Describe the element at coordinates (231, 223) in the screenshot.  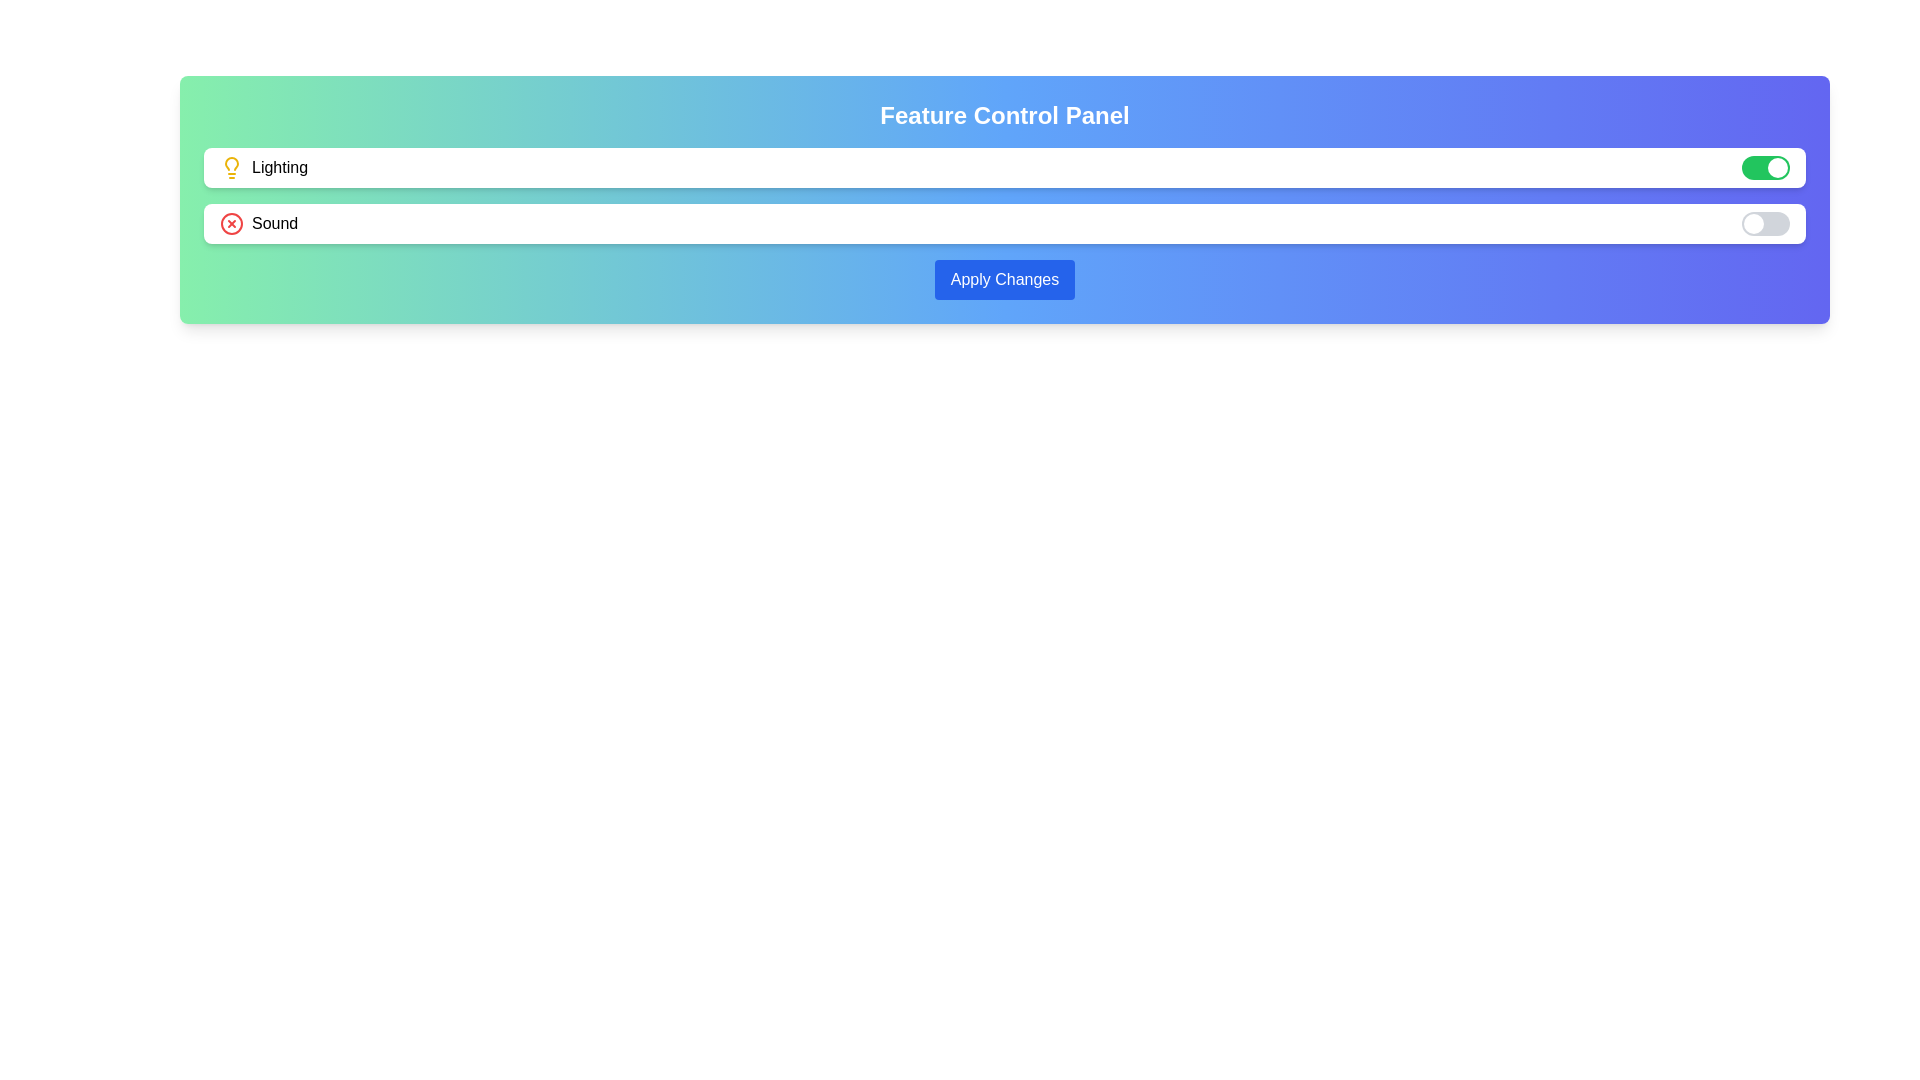
I see `the status icon indicating the 'Sound' feature, which is located to the immediate left of the 'Sound' text label in the second row of the Feature Control Panel, to possibly toggle or interact with it` at that location.